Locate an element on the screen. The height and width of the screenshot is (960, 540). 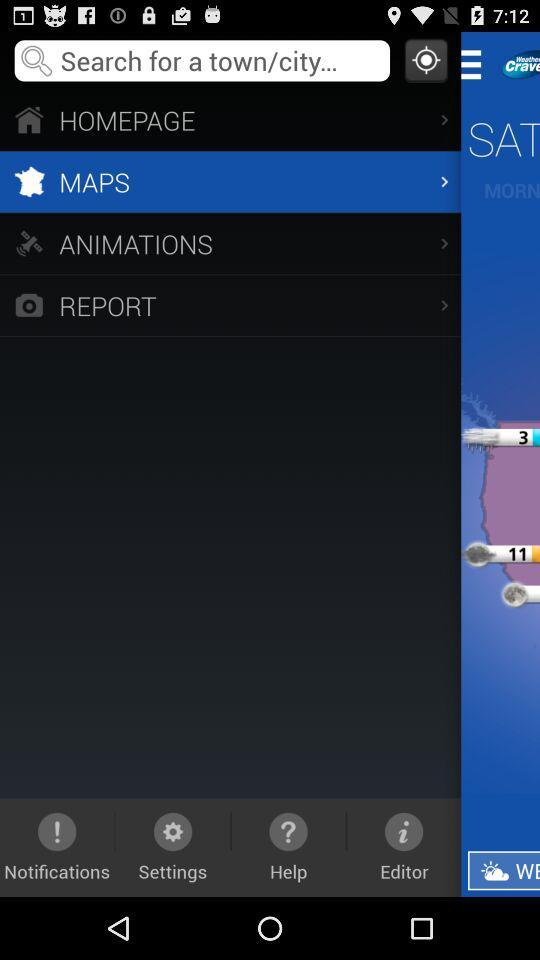
location is located at coordinates (425, 59).